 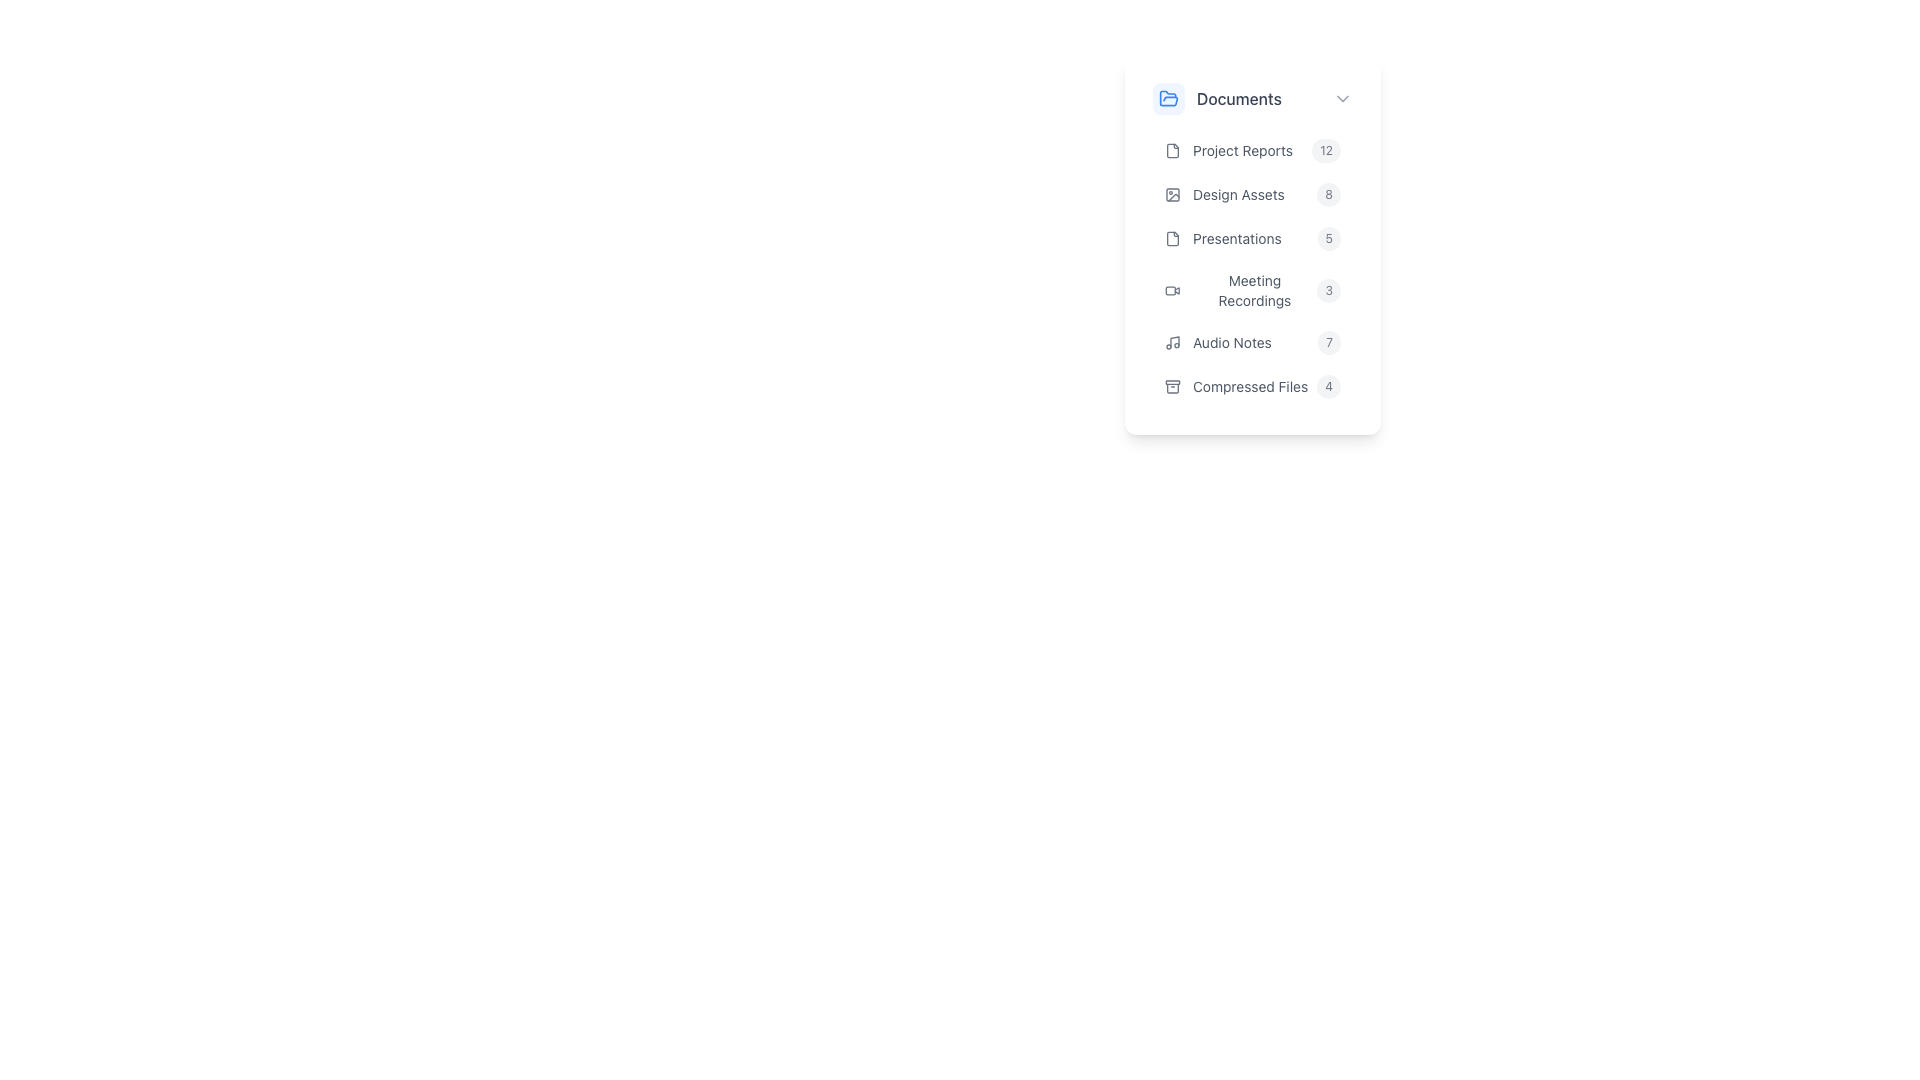 What do you see at coordinates (1172, 195) in the screenshot?
I see `the SVG Shape (Rounded Rectangle) that represents a specific functionality or label, located near the 'Design Assets' list item` at bounding box center [1172, 195].